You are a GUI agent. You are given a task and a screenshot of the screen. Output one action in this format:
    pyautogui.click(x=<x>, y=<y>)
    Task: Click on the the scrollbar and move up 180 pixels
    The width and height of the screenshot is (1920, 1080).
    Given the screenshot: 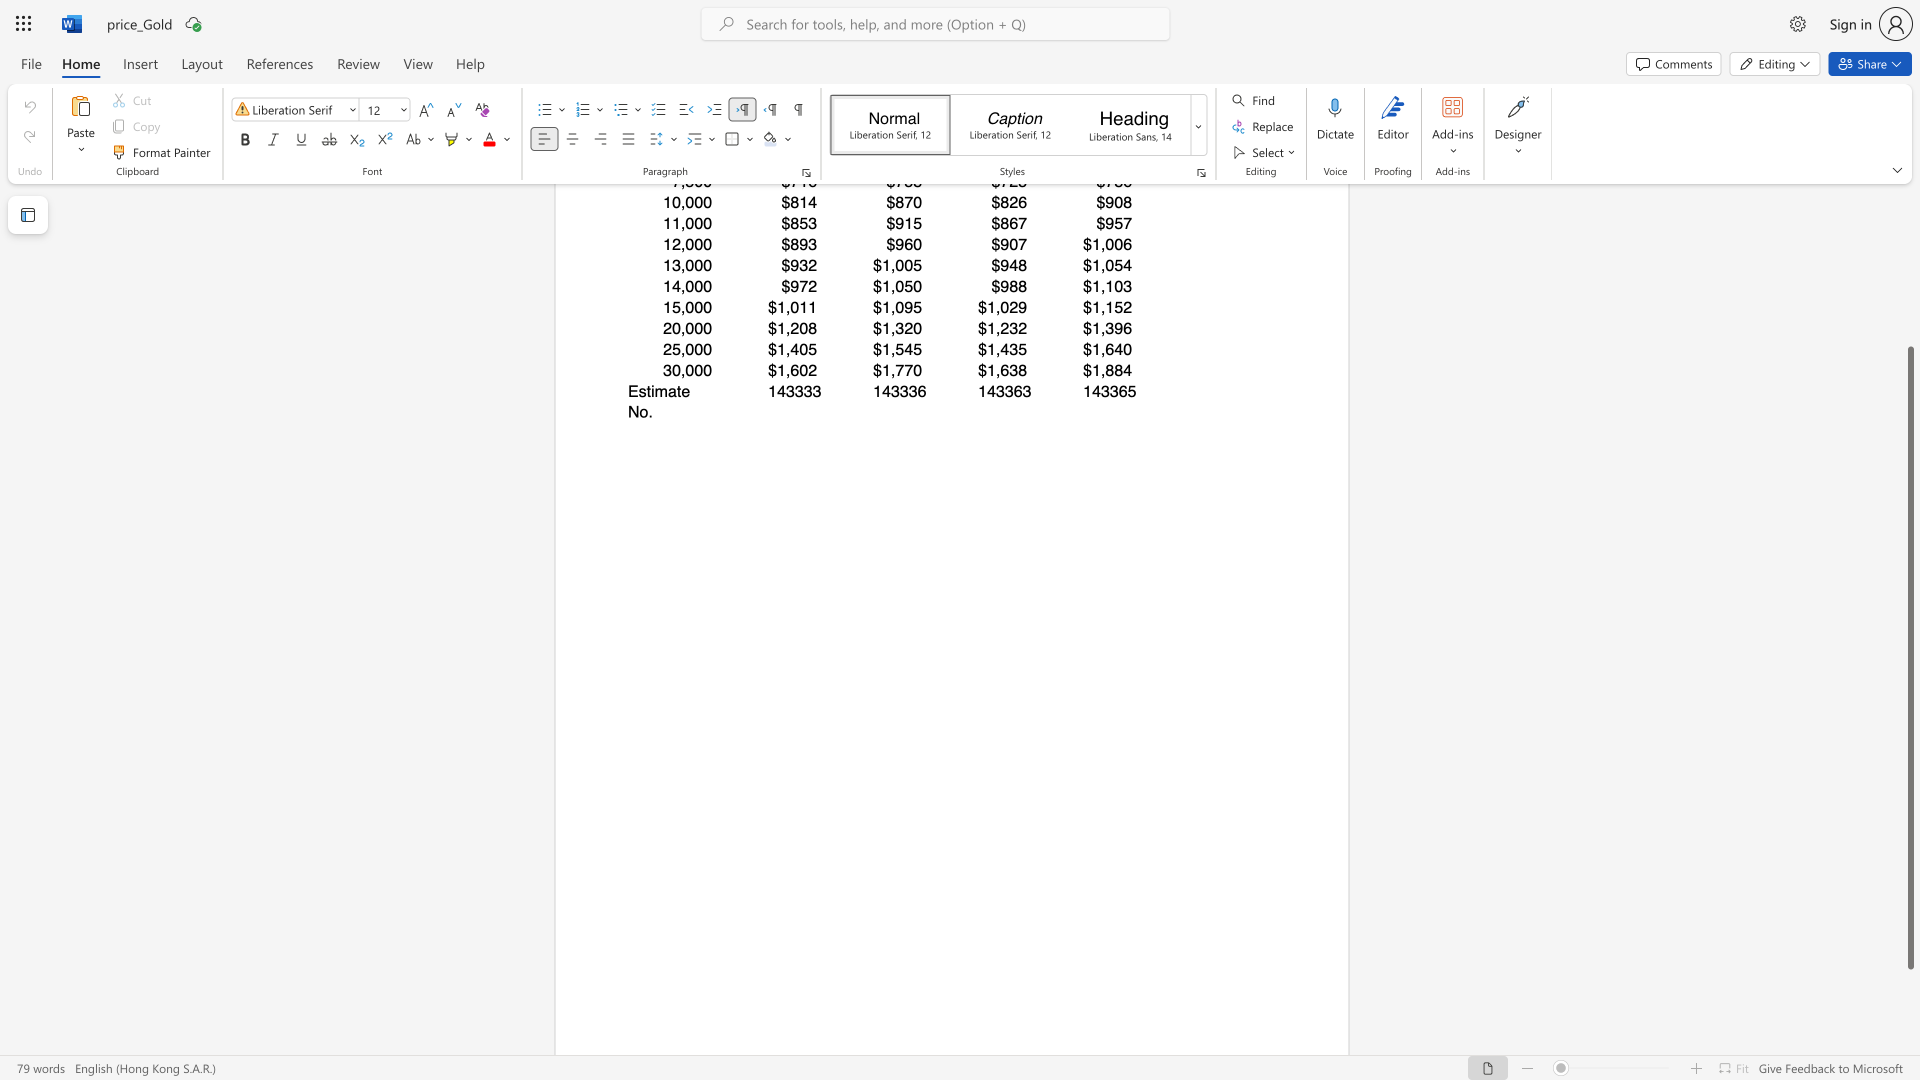 What is the action you would take?
    pyautogui.click(x=1909, y=658)
    